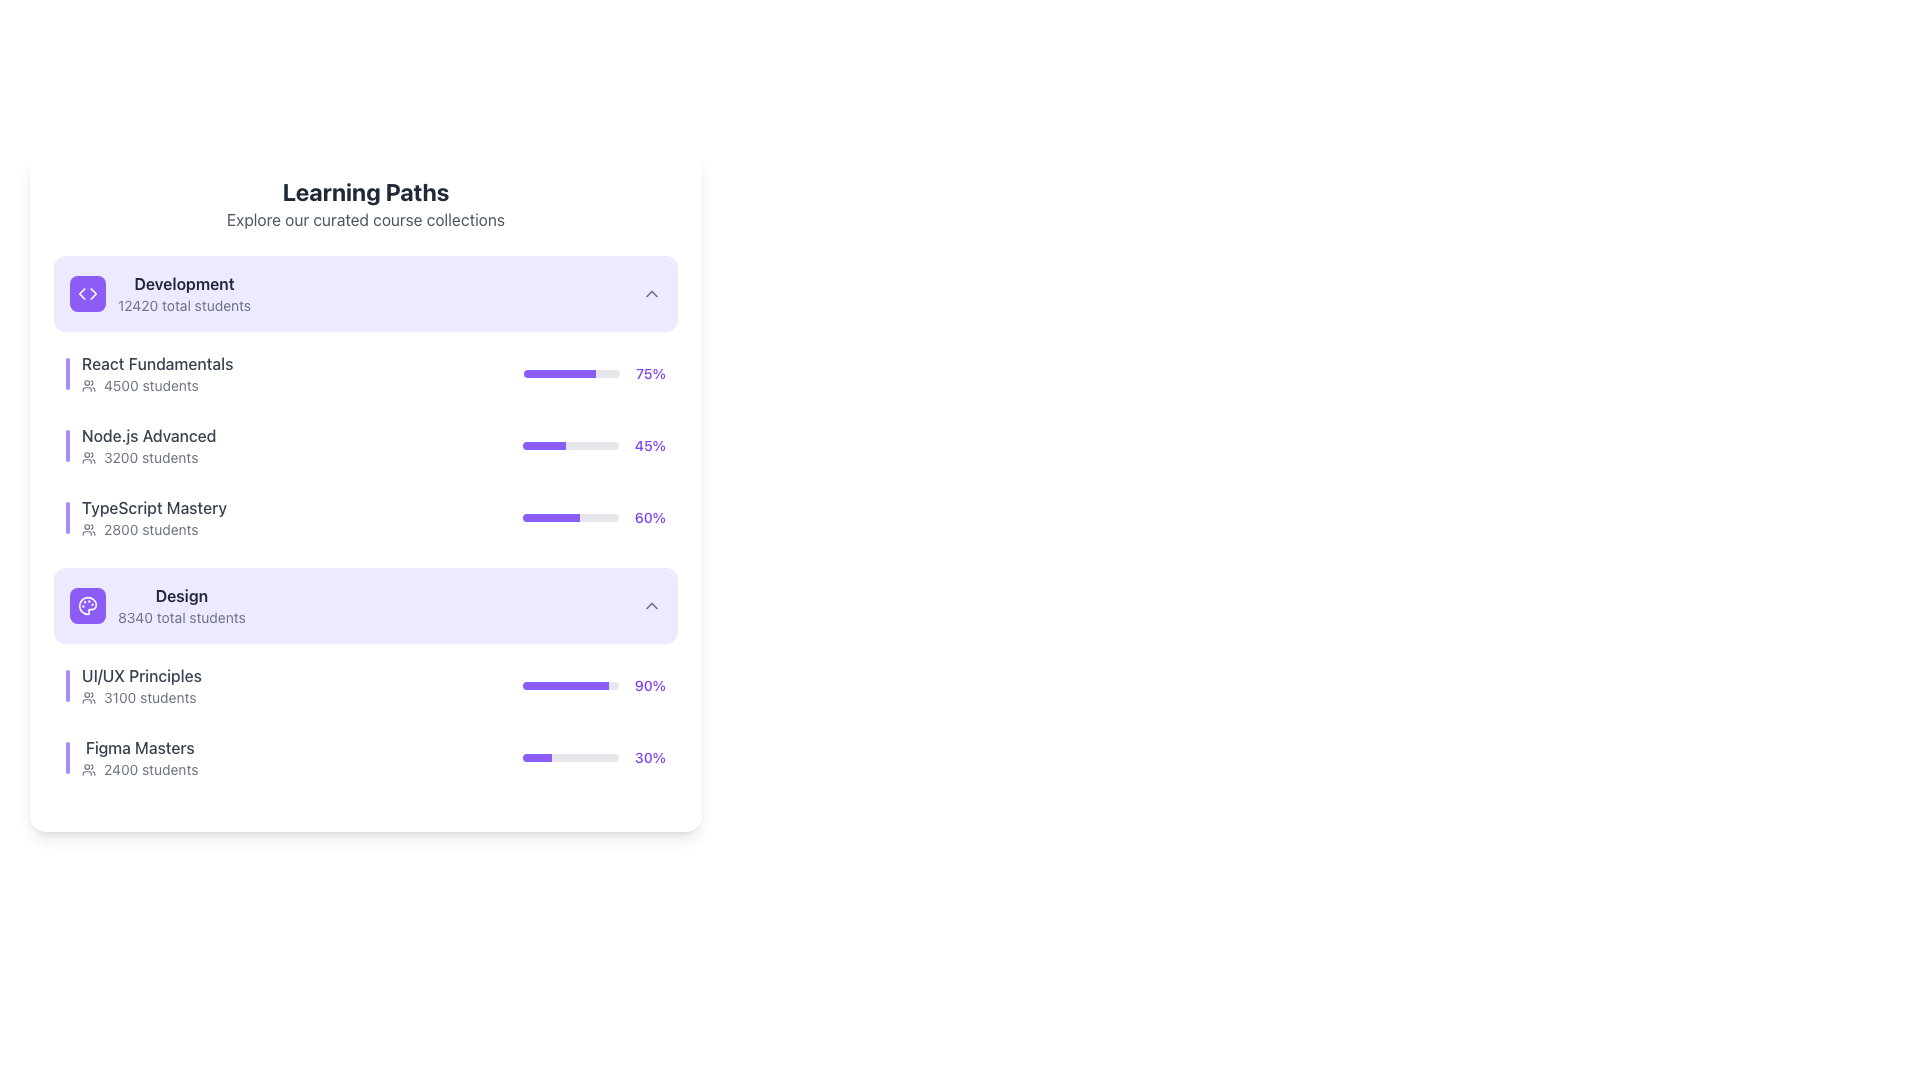 Image resolution: width=1920 pixels, height=1080 pixels. I want to click on percentage text from the Progress bar located in the 'UI/UX Principles' row under the 'Design' category, positioned to the right of the student count text component, so click(593, 685).